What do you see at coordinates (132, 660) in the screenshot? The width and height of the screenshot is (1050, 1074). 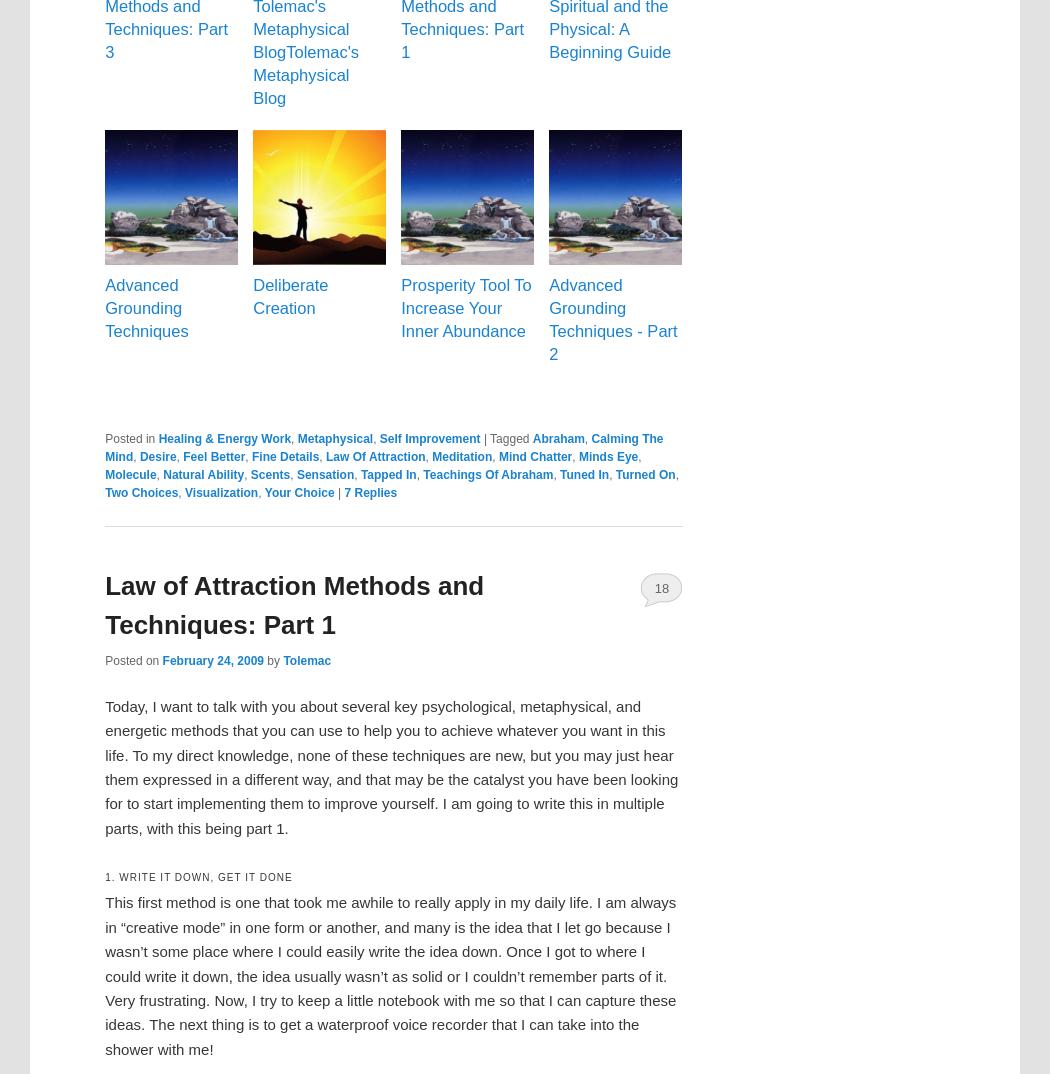 I see `'Posted on'` at bounding box center [132, 660].